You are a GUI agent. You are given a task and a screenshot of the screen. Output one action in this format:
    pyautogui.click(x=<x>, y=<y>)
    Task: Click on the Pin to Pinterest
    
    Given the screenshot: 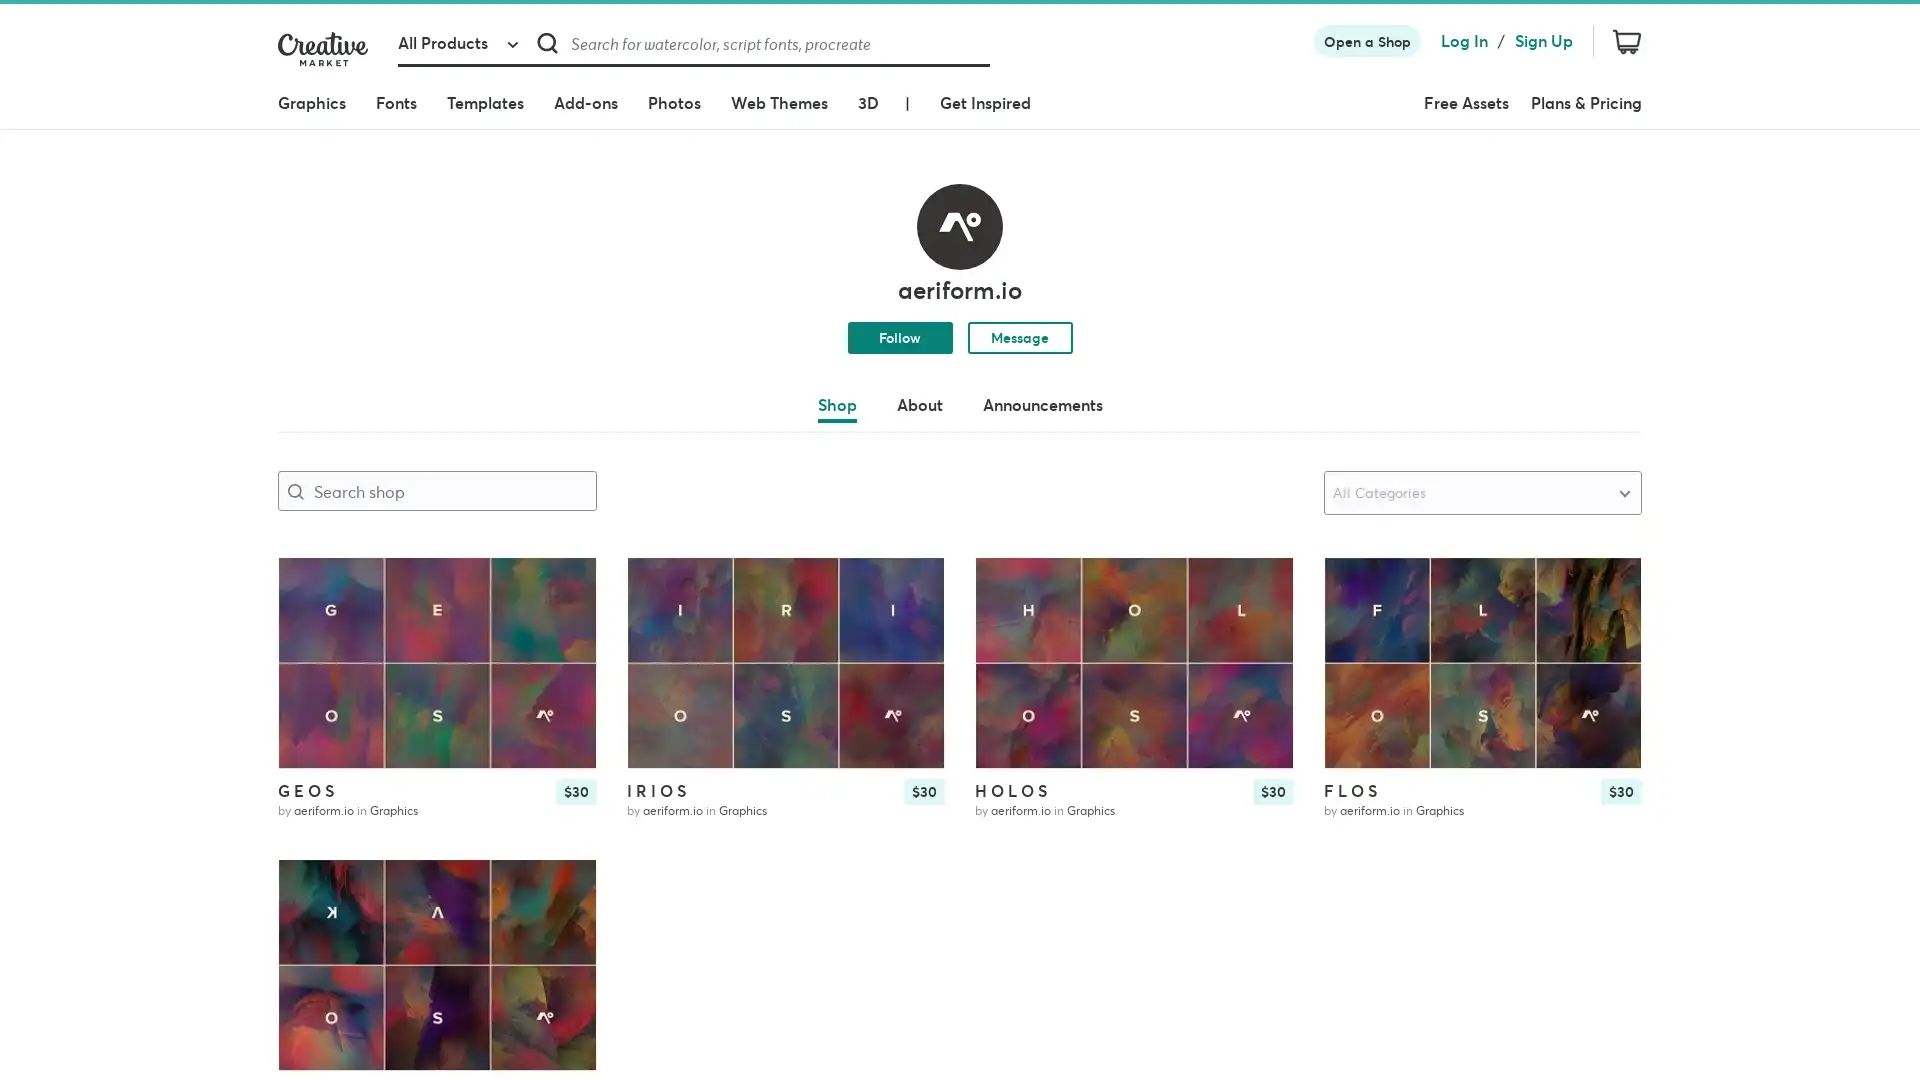 What is the action you would take?
    pyautogui.click(x=1008, y=588)
    